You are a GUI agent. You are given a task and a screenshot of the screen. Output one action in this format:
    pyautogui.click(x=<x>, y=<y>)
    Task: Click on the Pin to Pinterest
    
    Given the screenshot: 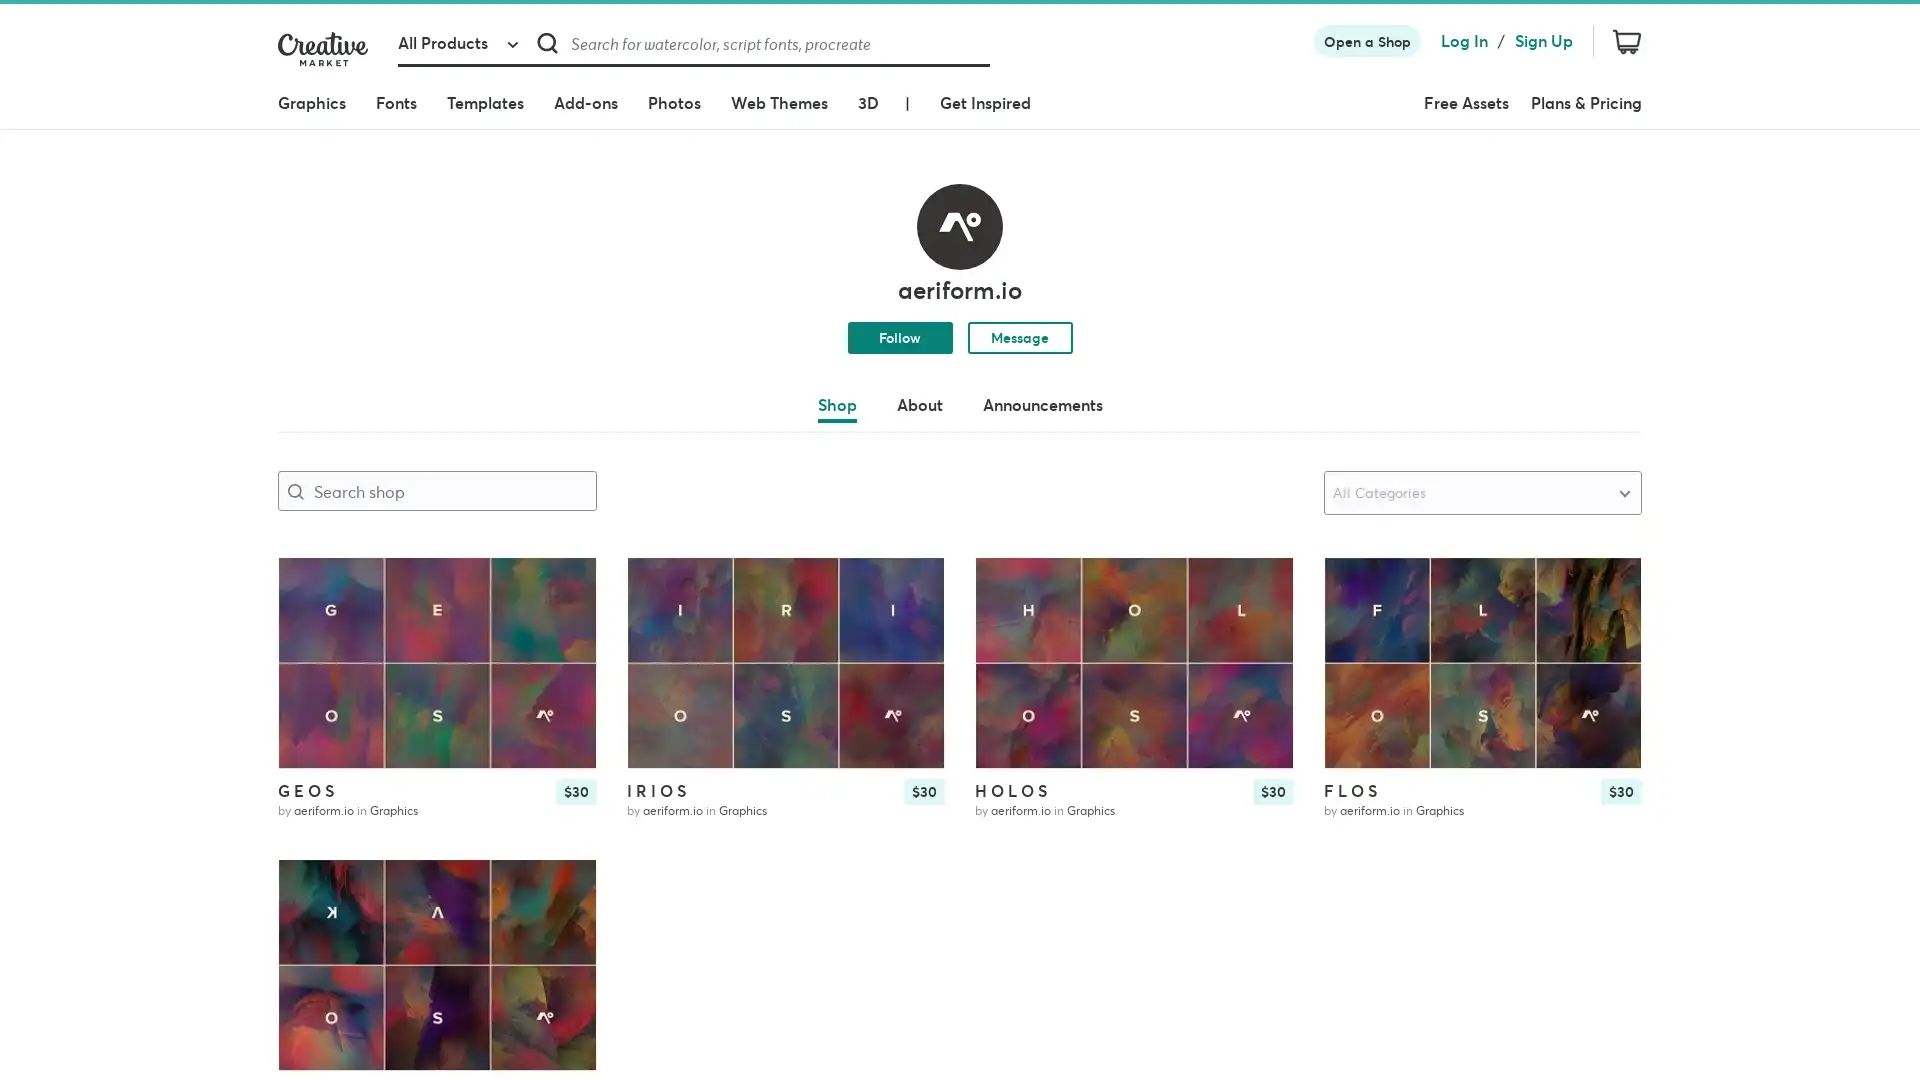 What is the action you would take?
    pyautogui.click(x=1008, y=588)
    